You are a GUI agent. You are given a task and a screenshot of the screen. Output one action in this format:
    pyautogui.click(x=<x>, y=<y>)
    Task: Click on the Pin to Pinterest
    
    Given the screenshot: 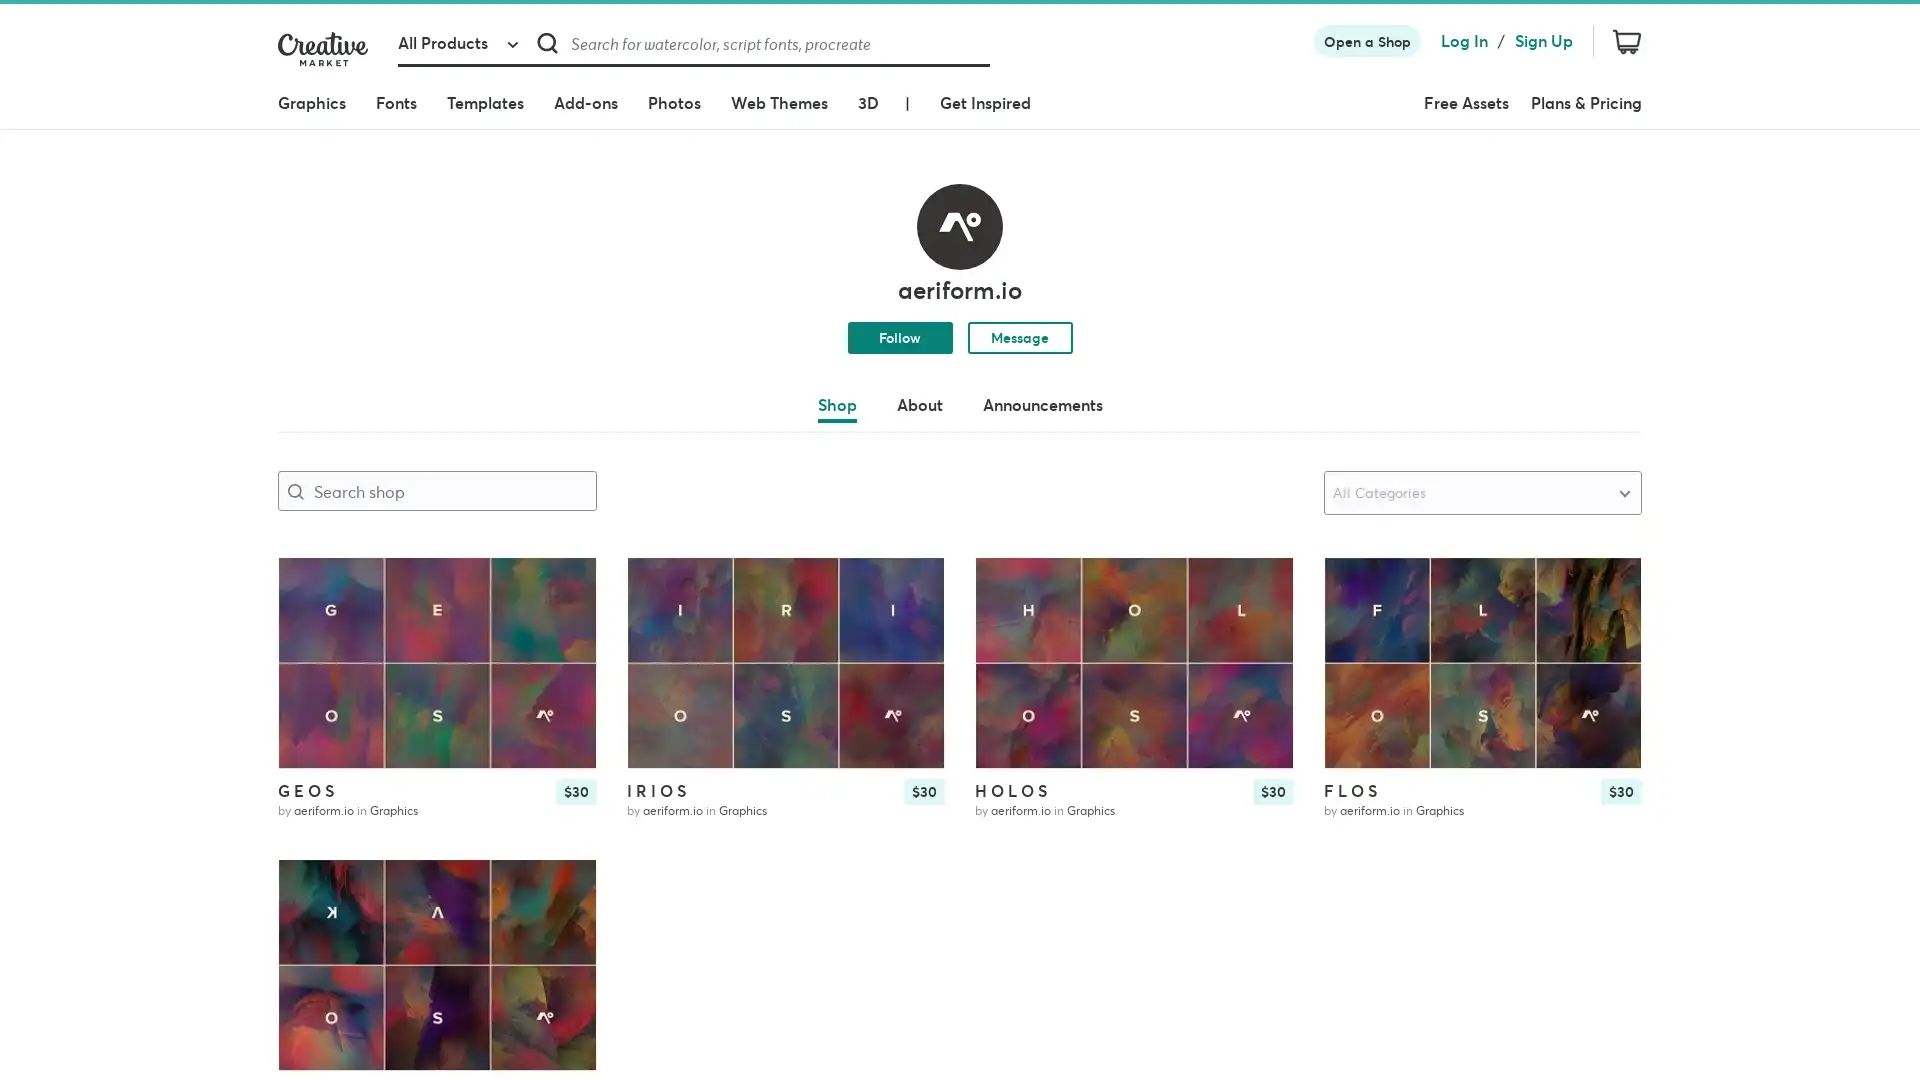 What is the action you would take?
    pyautogui.click(x=1008, y=588)
    